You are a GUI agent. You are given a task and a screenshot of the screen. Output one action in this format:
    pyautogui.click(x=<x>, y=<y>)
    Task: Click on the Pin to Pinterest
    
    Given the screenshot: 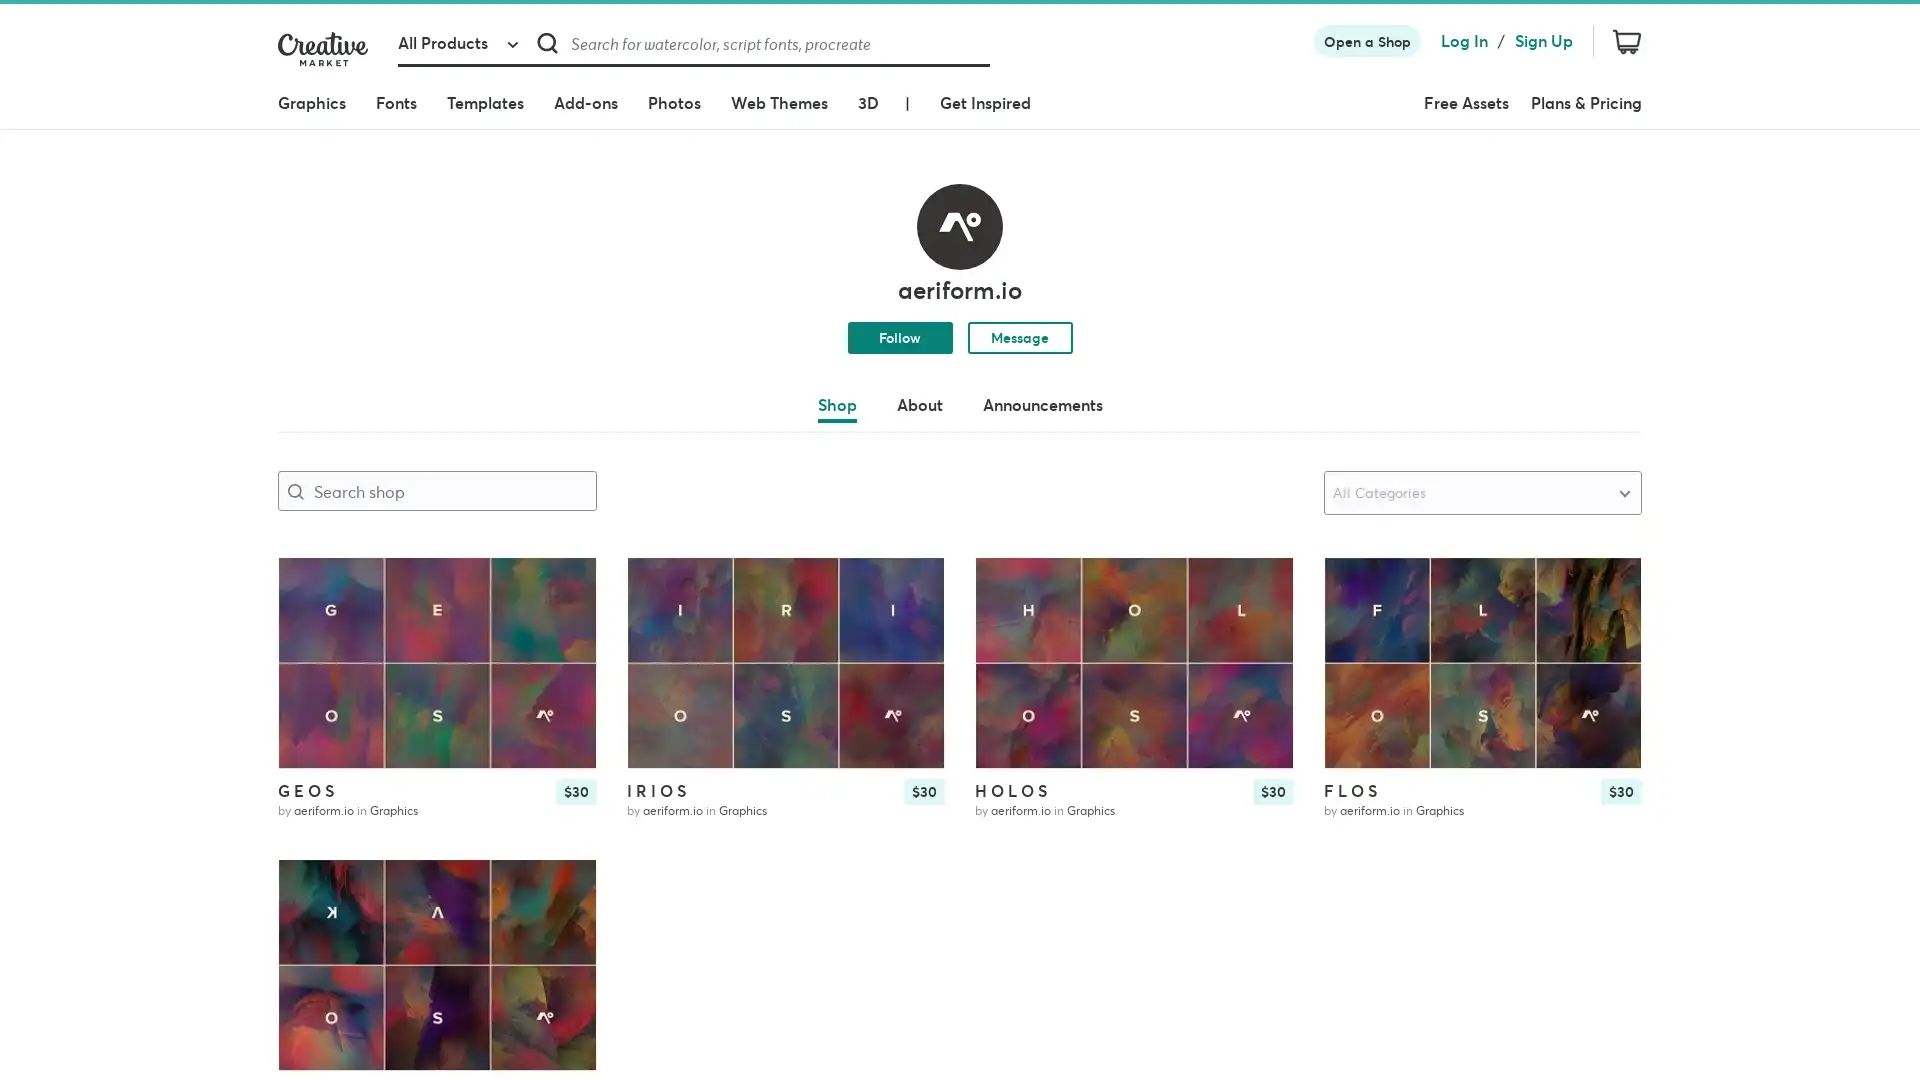 What is the action you would take?
    pyautogui.click(x=1008, y=588)
    